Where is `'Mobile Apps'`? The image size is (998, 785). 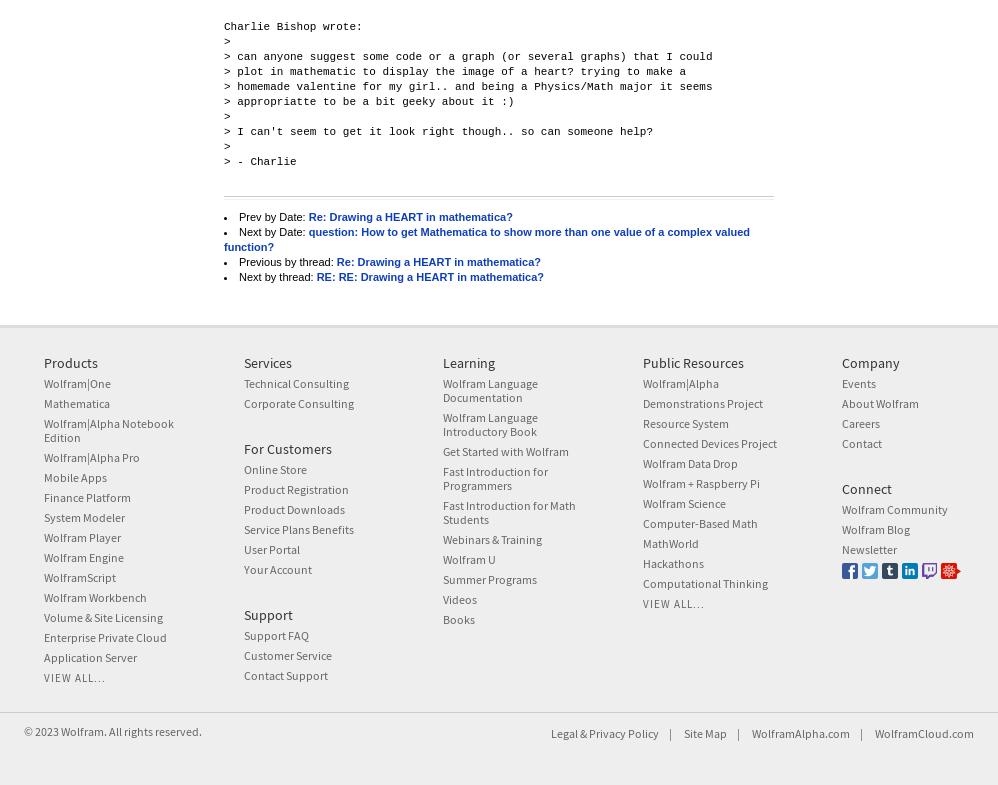 'Mobile Apps' is located at coordinates (73, 477).